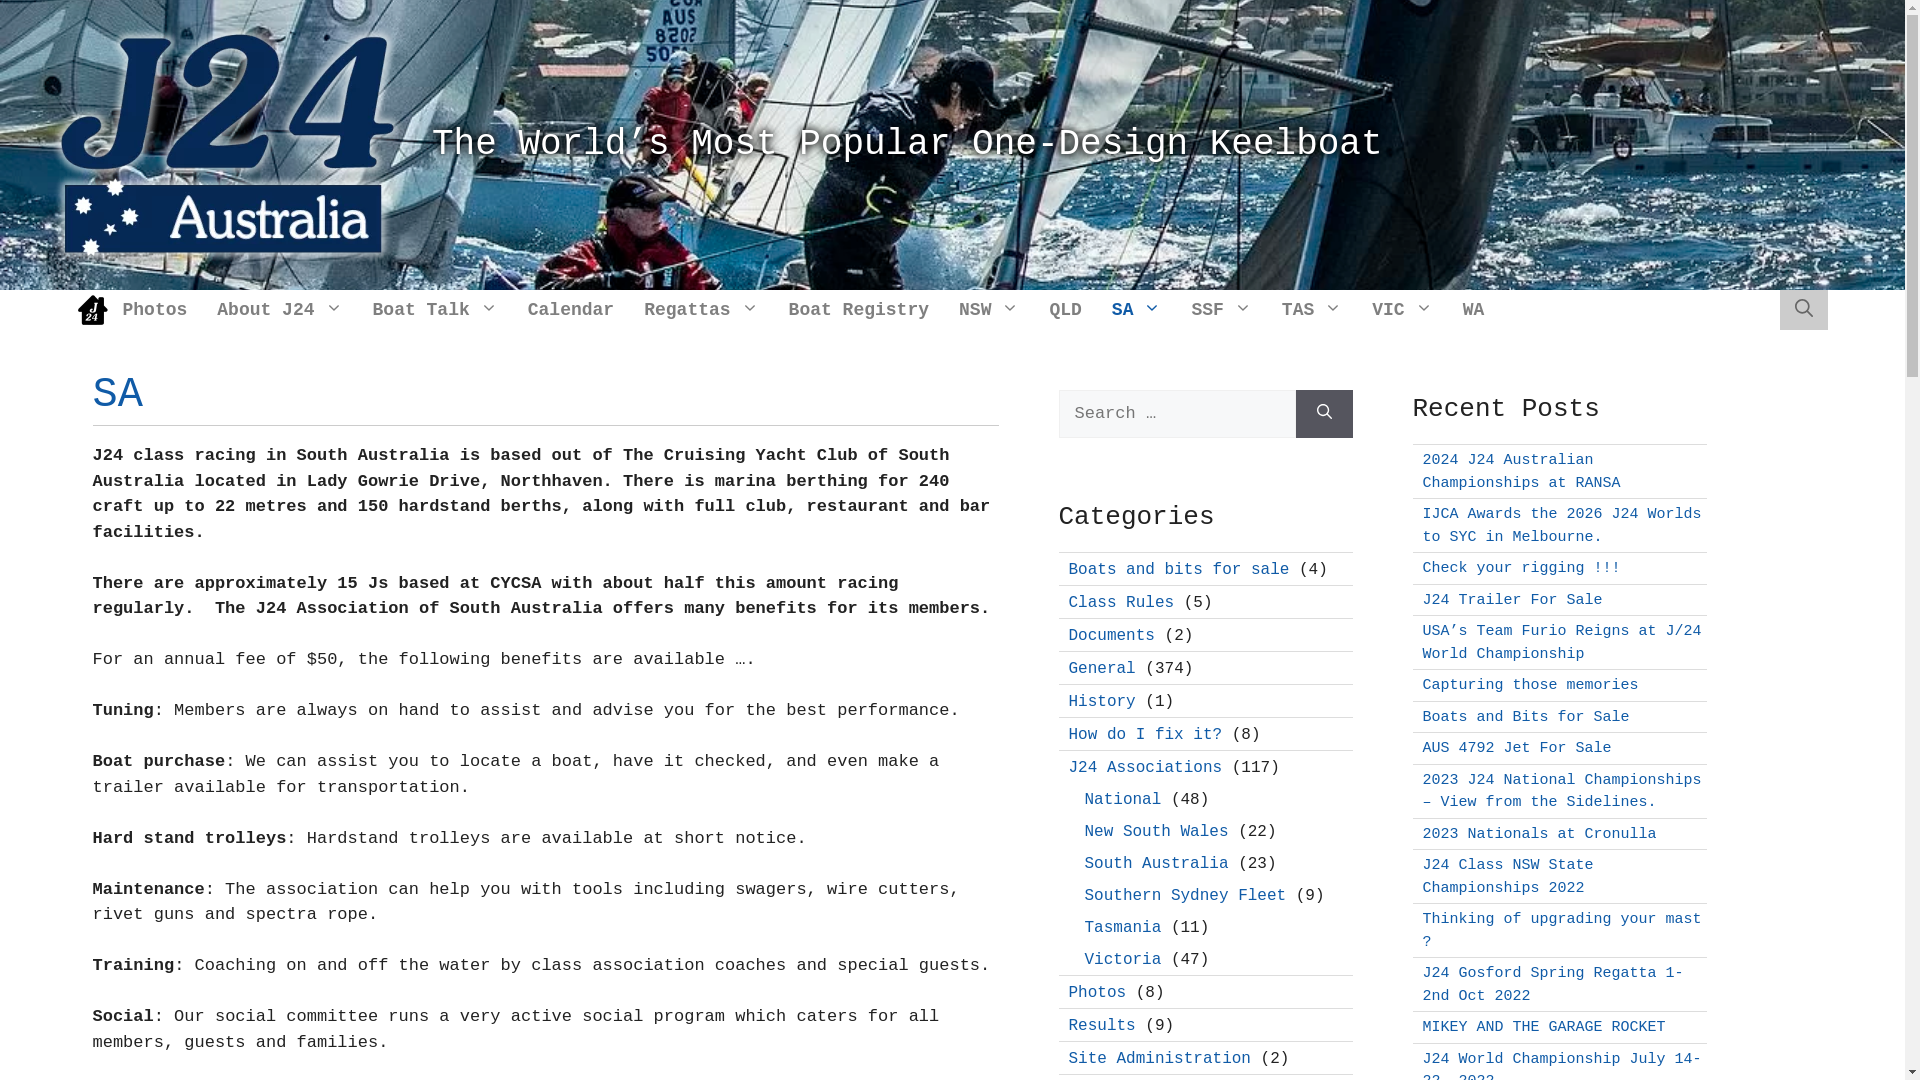 The height and width of the screenshot is (1080, 1920). Describe the element at coordinates (1560, 524) in the screenshot. I see `'IJCA Awards the 2026 J24 Worlds to SYC in Melbourne.'` at that location.